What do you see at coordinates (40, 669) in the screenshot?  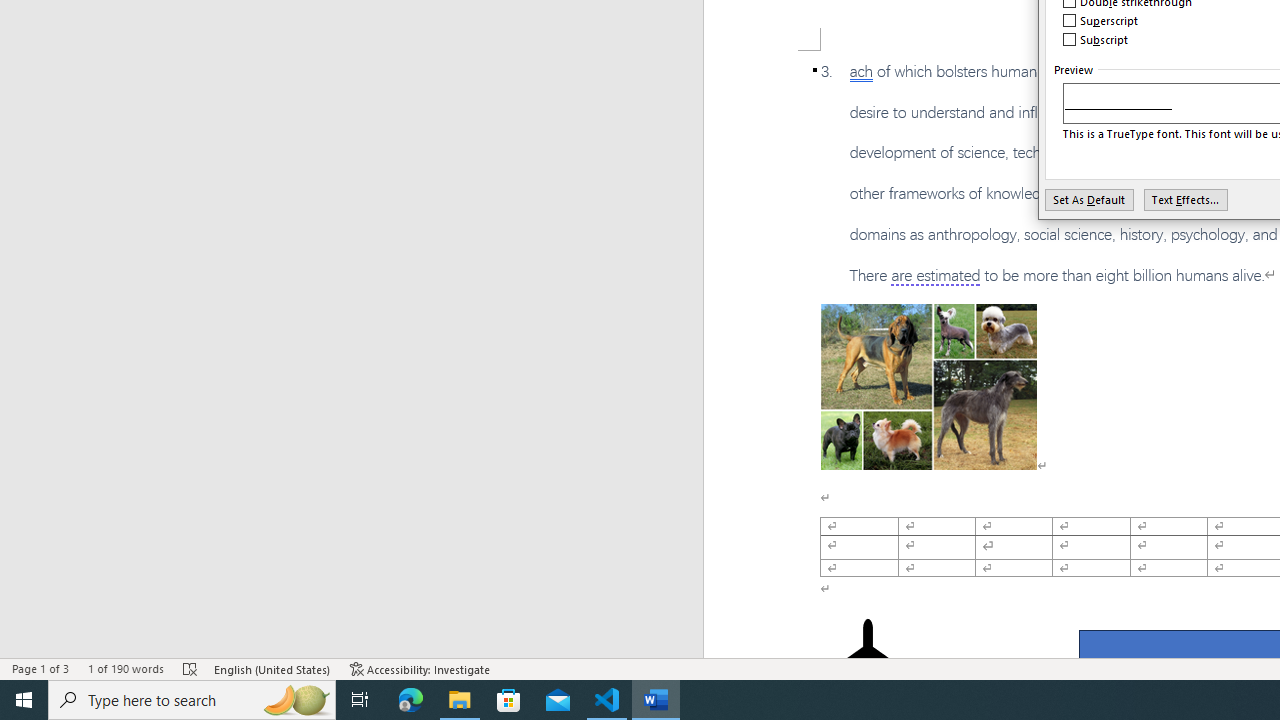 I see `'Page Number Page 1 of 3'` at bounding box center [40, 669].